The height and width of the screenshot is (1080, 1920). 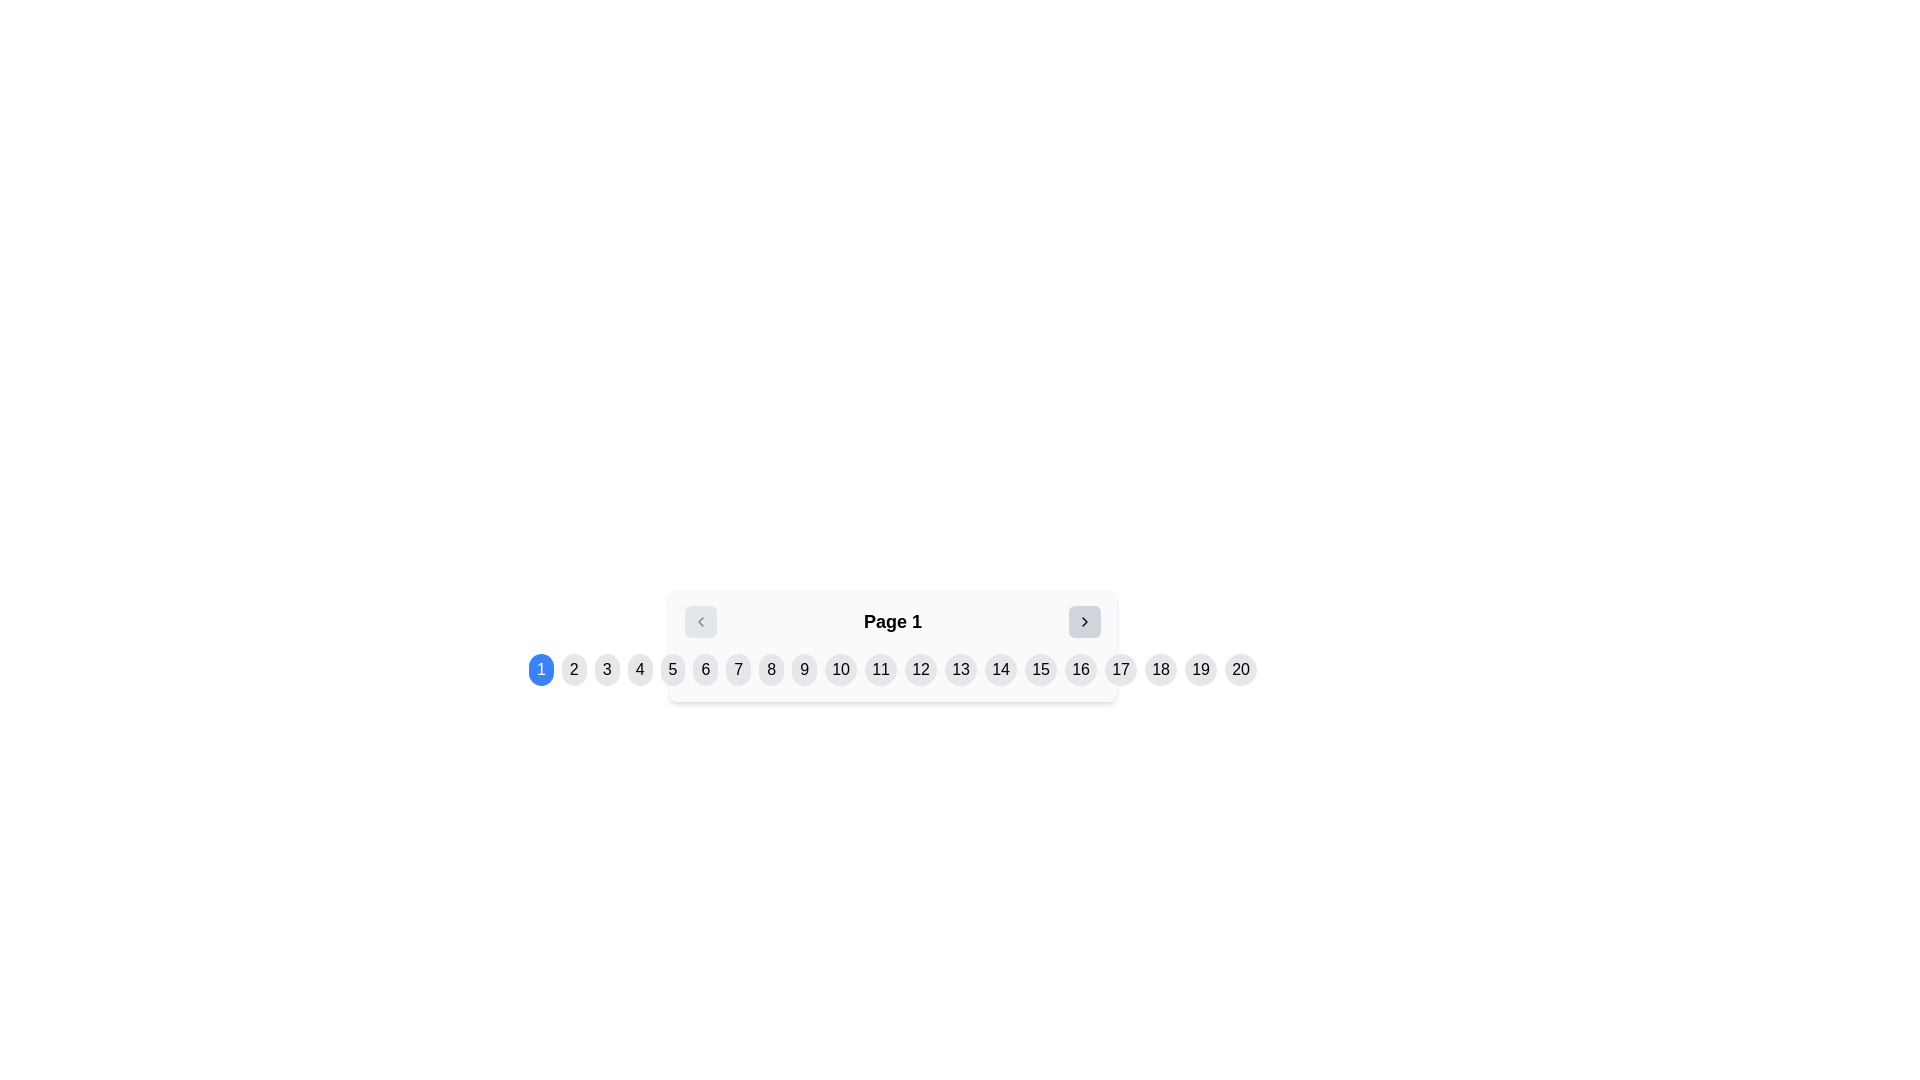 What do you see at coordinates (920, 670) in the screenshot?
I see `the circular button labeled '12' to observe the hover effect` at bounding box center [920, 670].